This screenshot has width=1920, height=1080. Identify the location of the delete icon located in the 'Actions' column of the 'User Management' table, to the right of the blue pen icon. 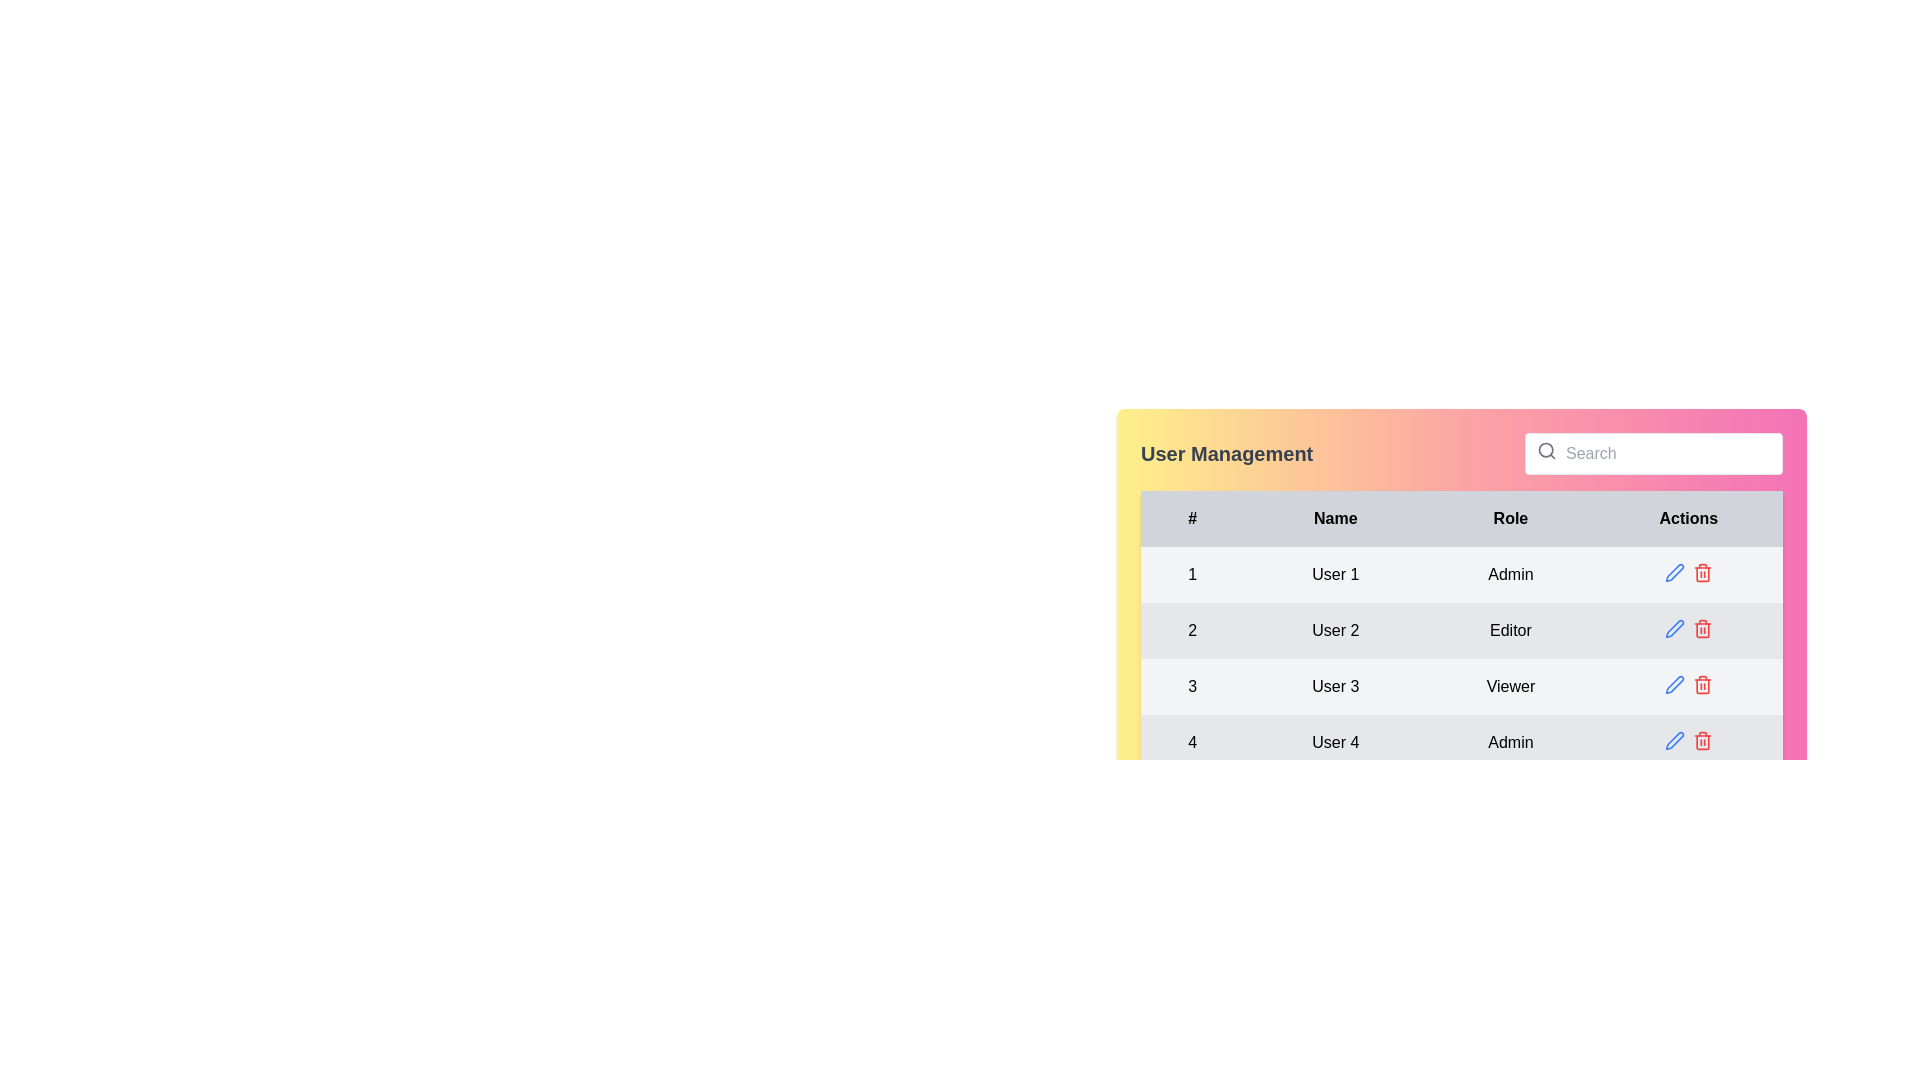
(1701, 740).